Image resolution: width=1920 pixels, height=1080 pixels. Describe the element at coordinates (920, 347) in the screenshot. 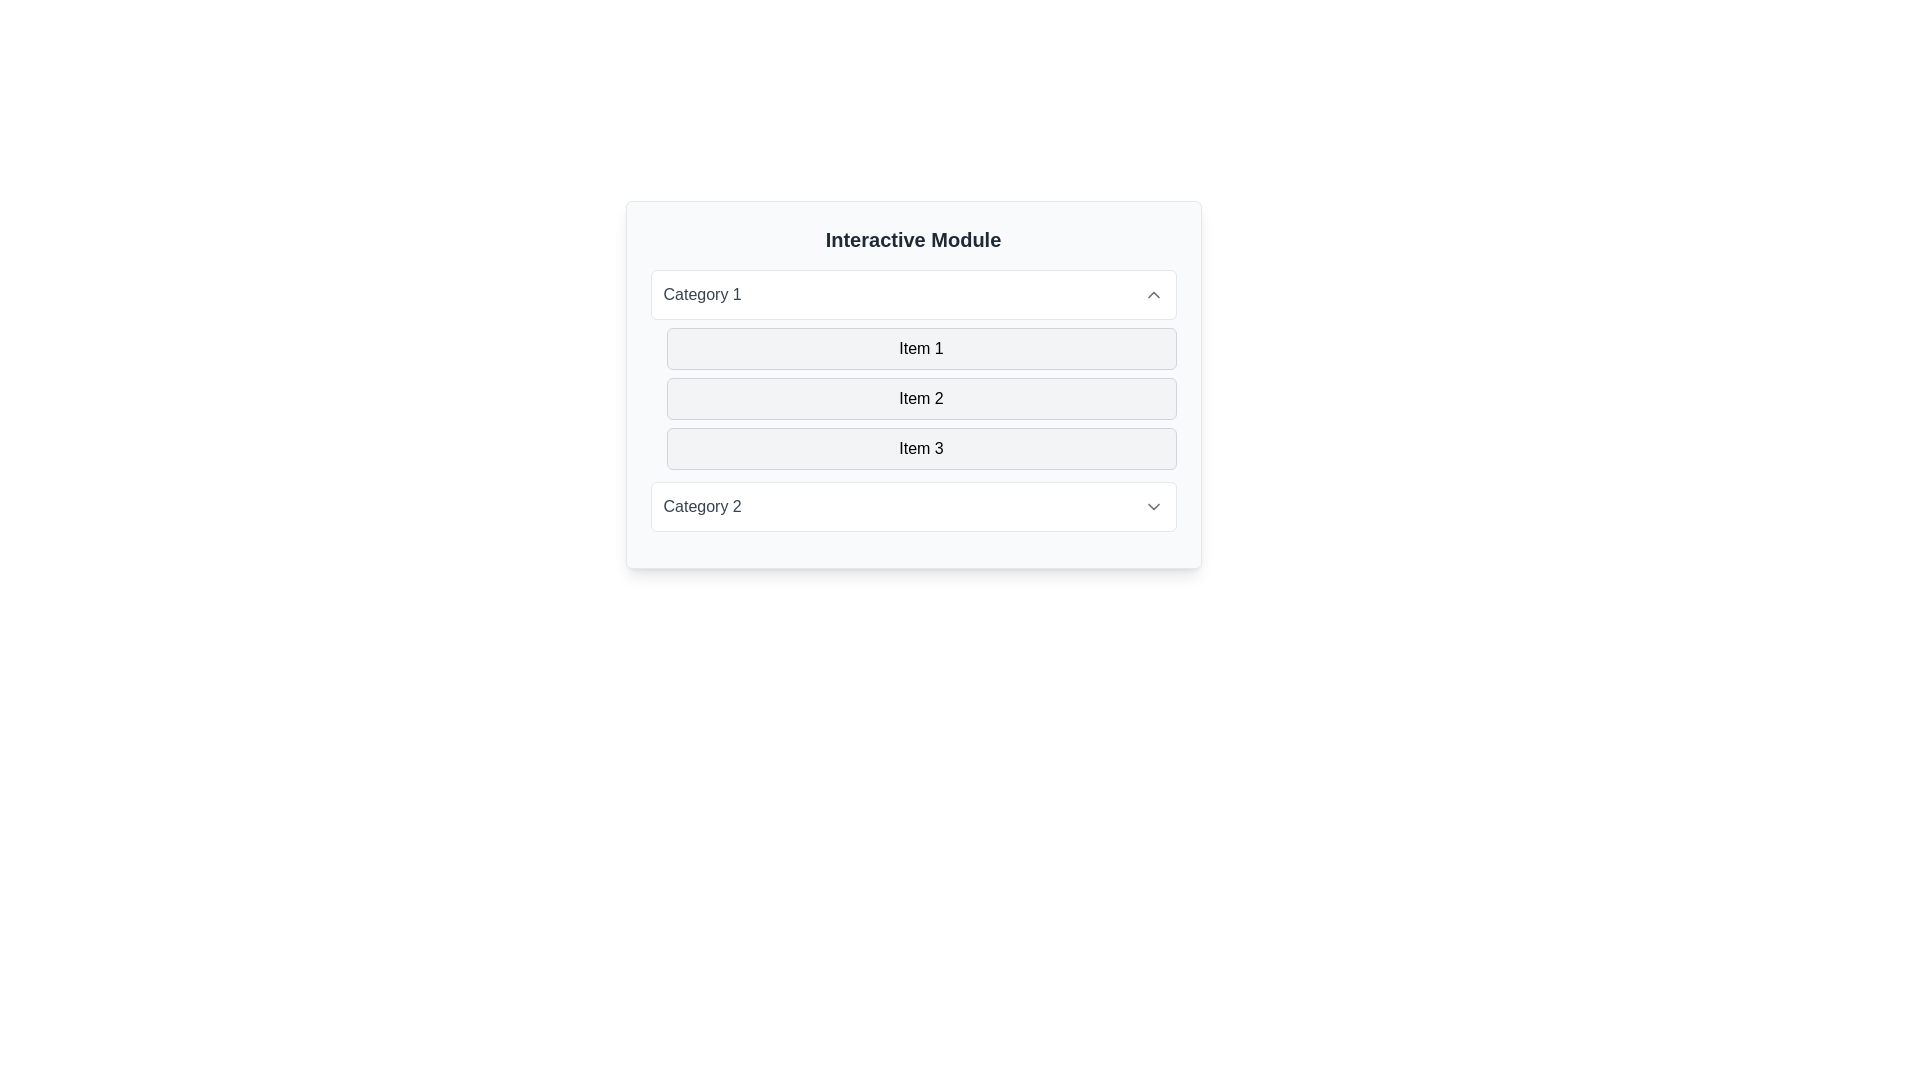

I see `the first list item in the 'Category 1' section of the 'Interactive Module'` at that location.